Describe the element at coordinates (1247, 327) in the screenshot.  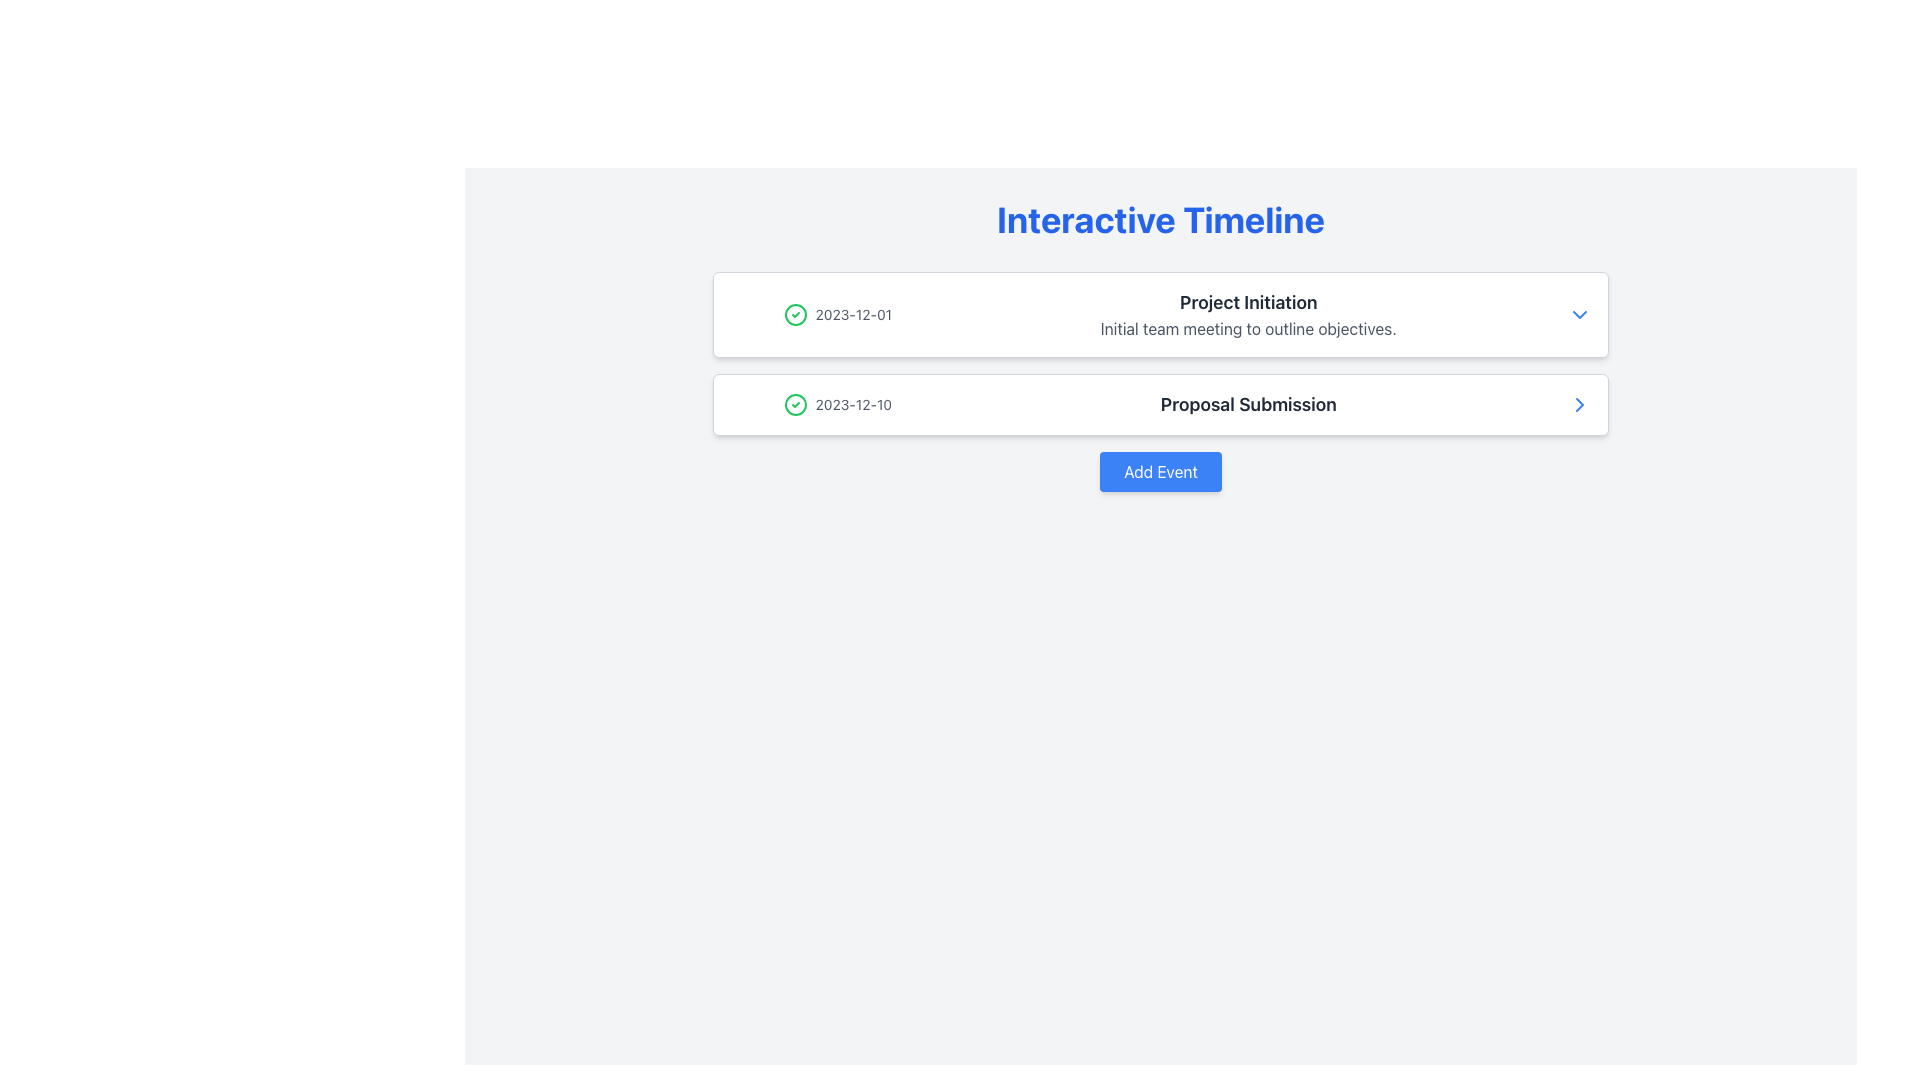
I see `the informational text description located directly below the heading 'Project Initiation' in the first timeline entry of the 'Interactive Timeline' interface` at that location.